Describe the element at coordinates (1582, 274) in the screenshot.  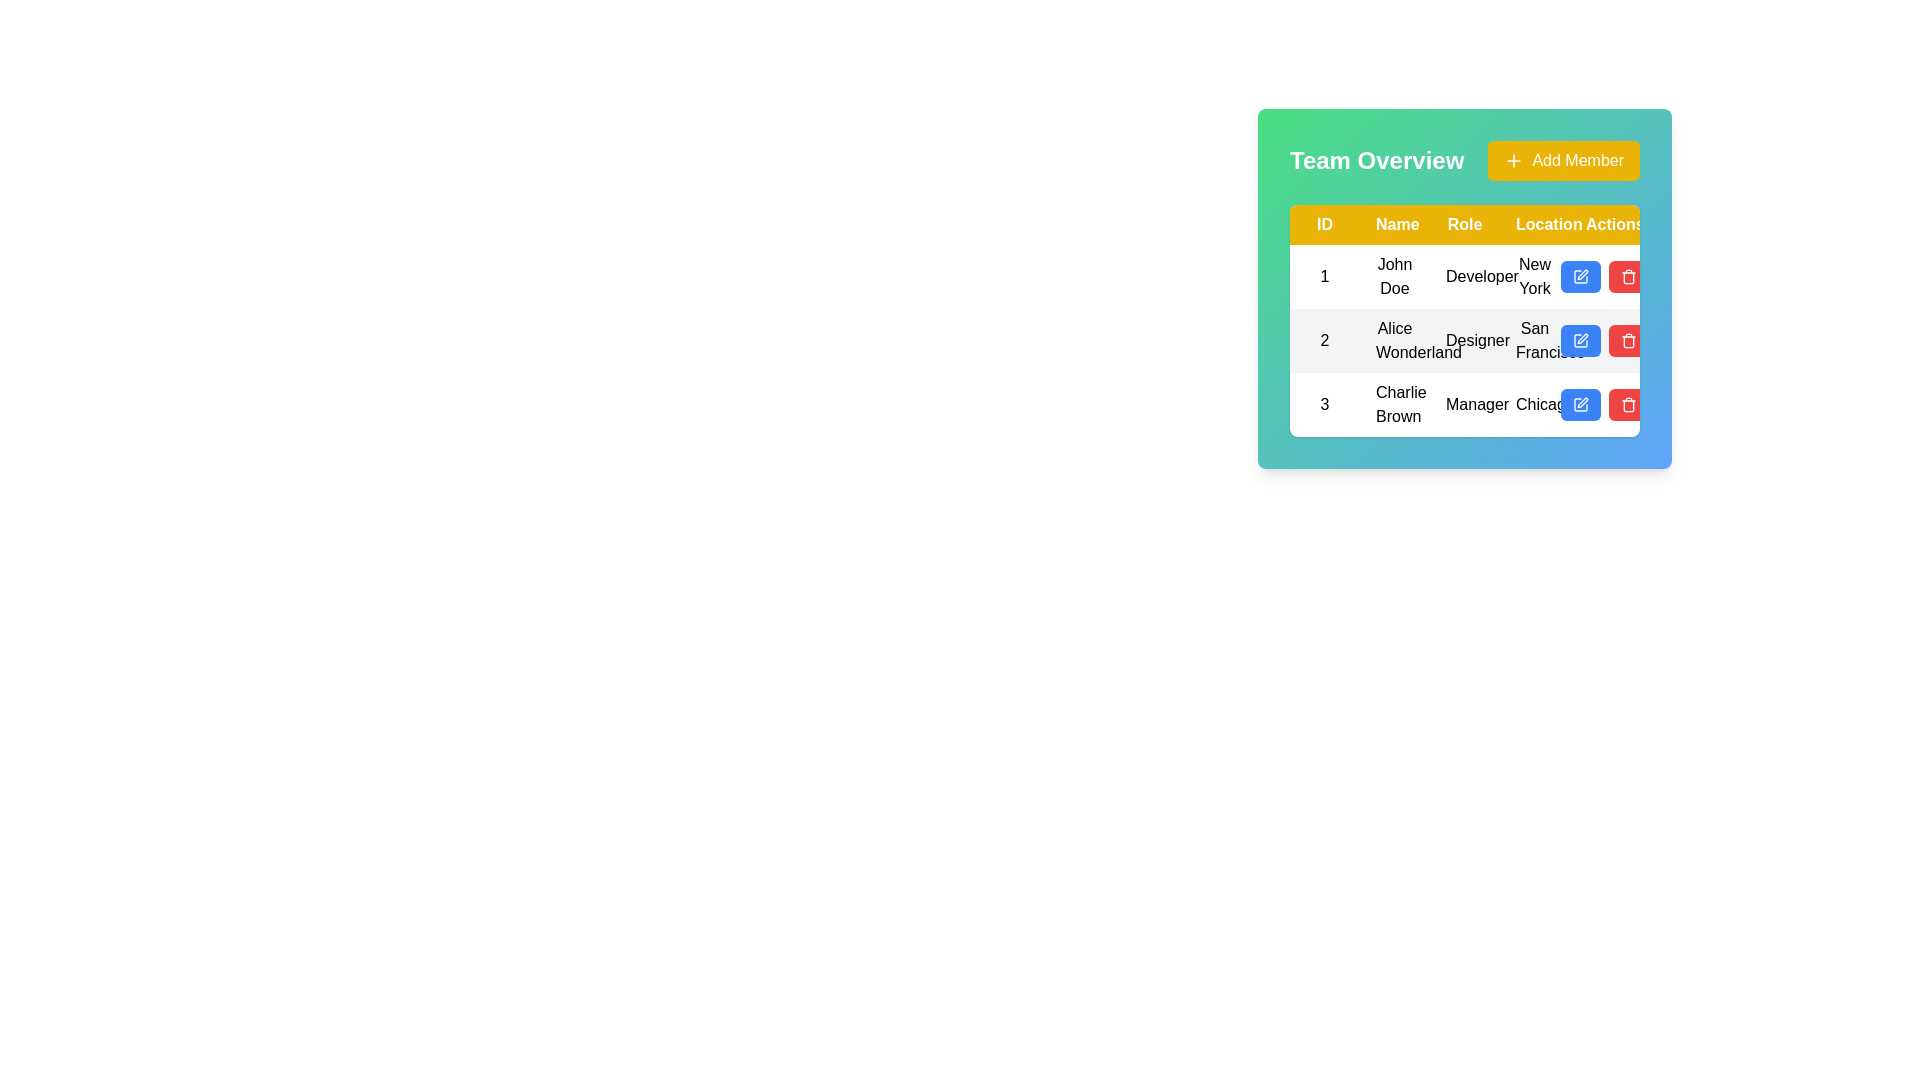
I see `the blue edit icon button in the Actions column of the second row for the team member 'Alice Wonderland'` at that location.